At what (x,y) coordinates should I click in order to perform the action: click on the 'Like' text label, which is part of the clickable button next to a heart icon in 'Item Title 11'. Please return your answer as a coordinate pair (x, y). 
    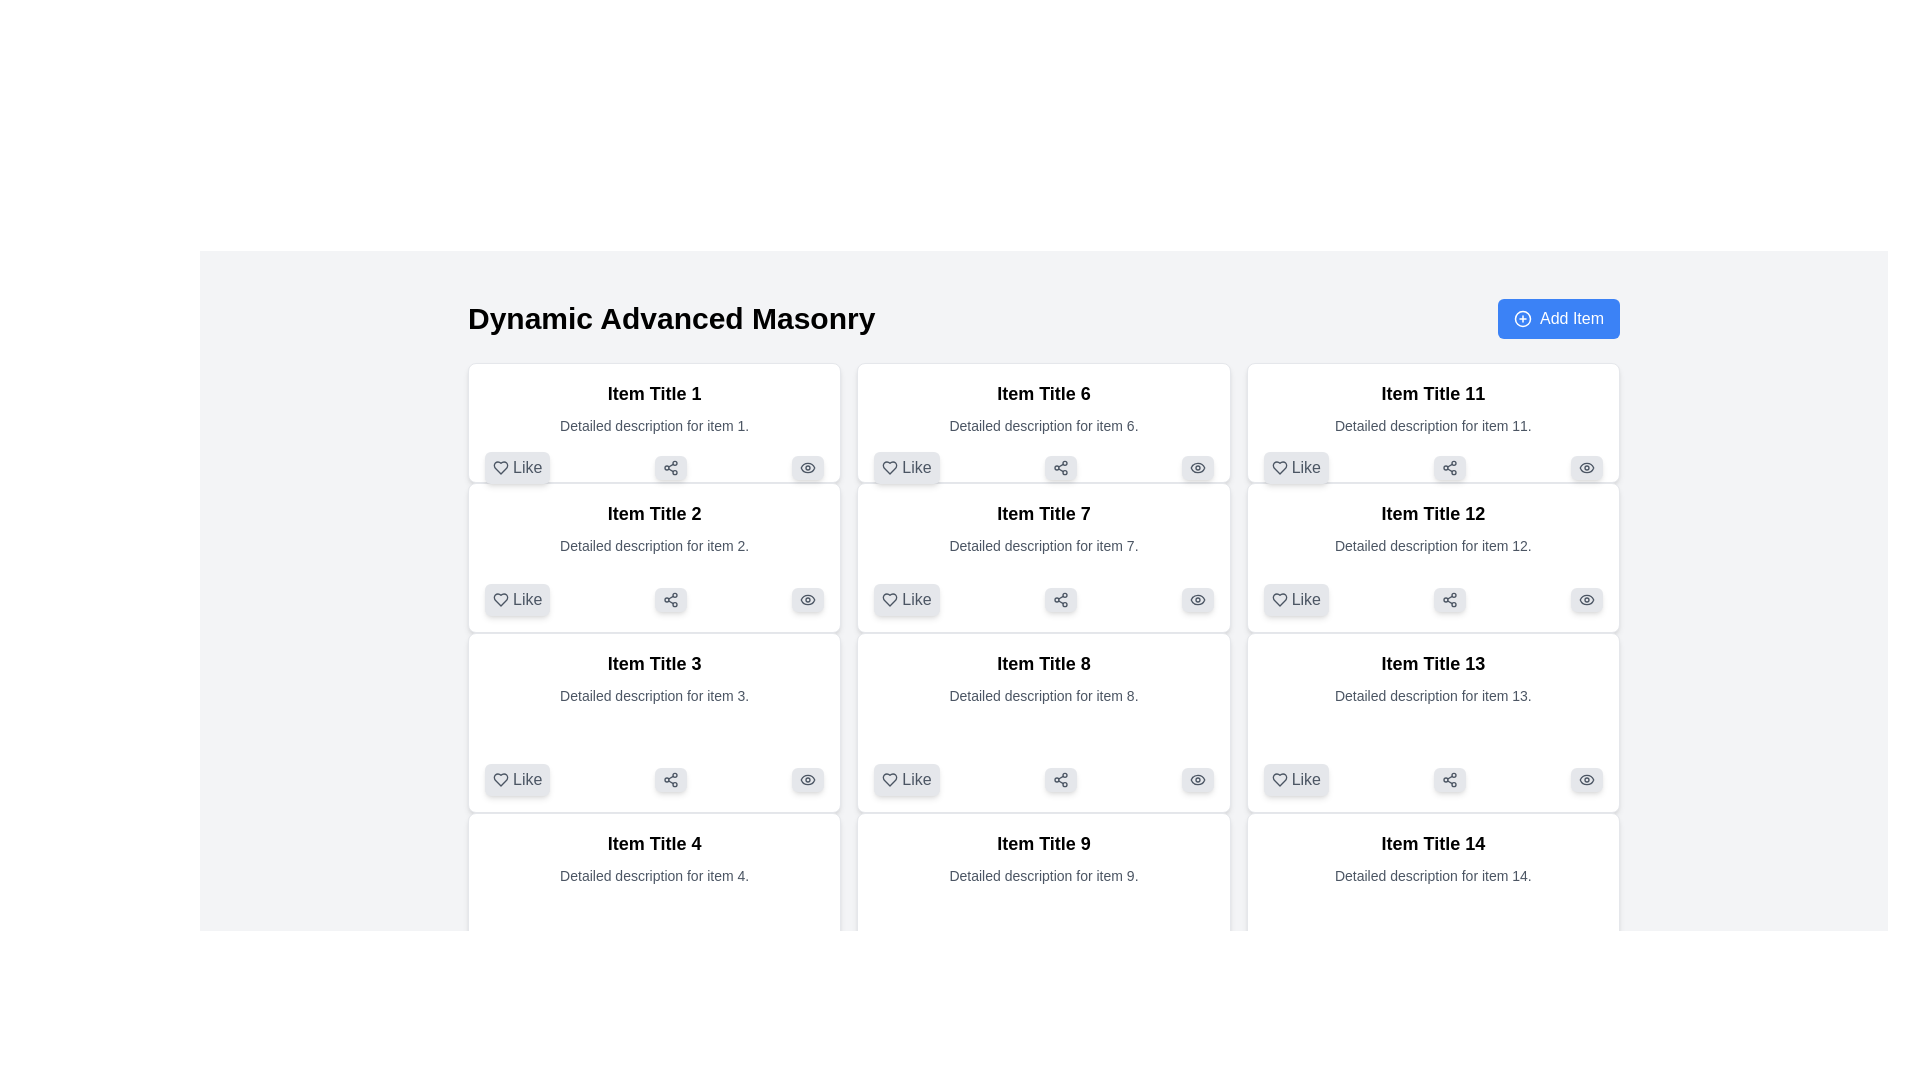
    Looking at the image, I should click on (1306, 467).